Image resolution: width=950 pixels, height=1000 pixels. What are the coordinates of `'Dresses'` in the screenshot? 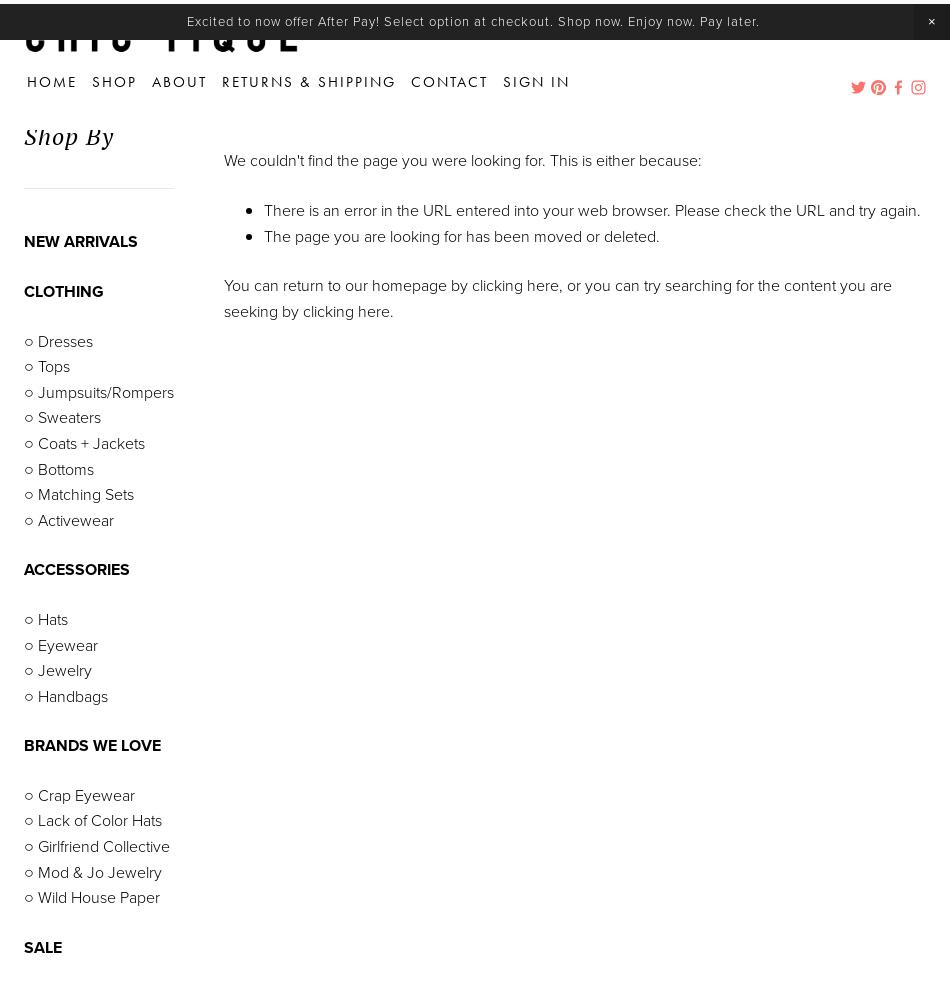 It's located at (64, 339).